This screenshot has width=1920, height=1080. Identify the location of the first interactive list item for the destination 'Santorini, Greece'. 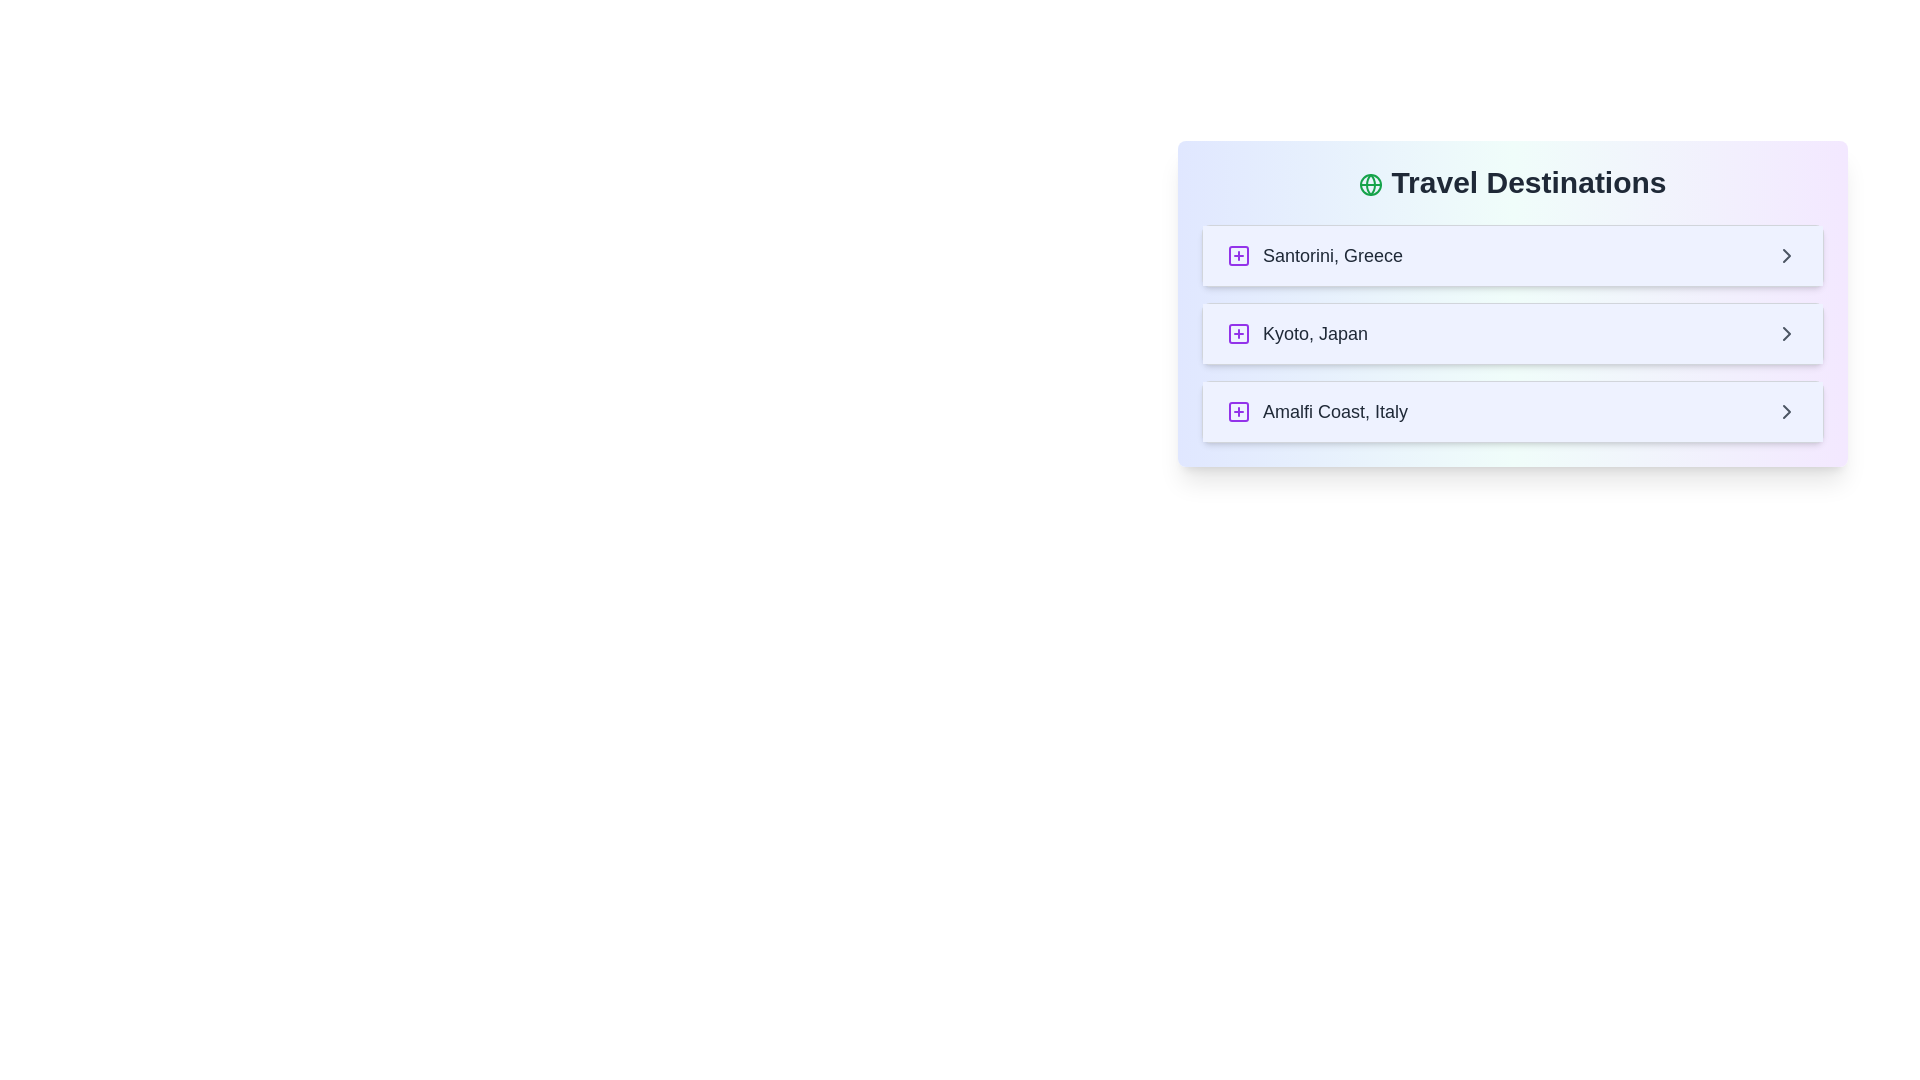
(1512, 254).